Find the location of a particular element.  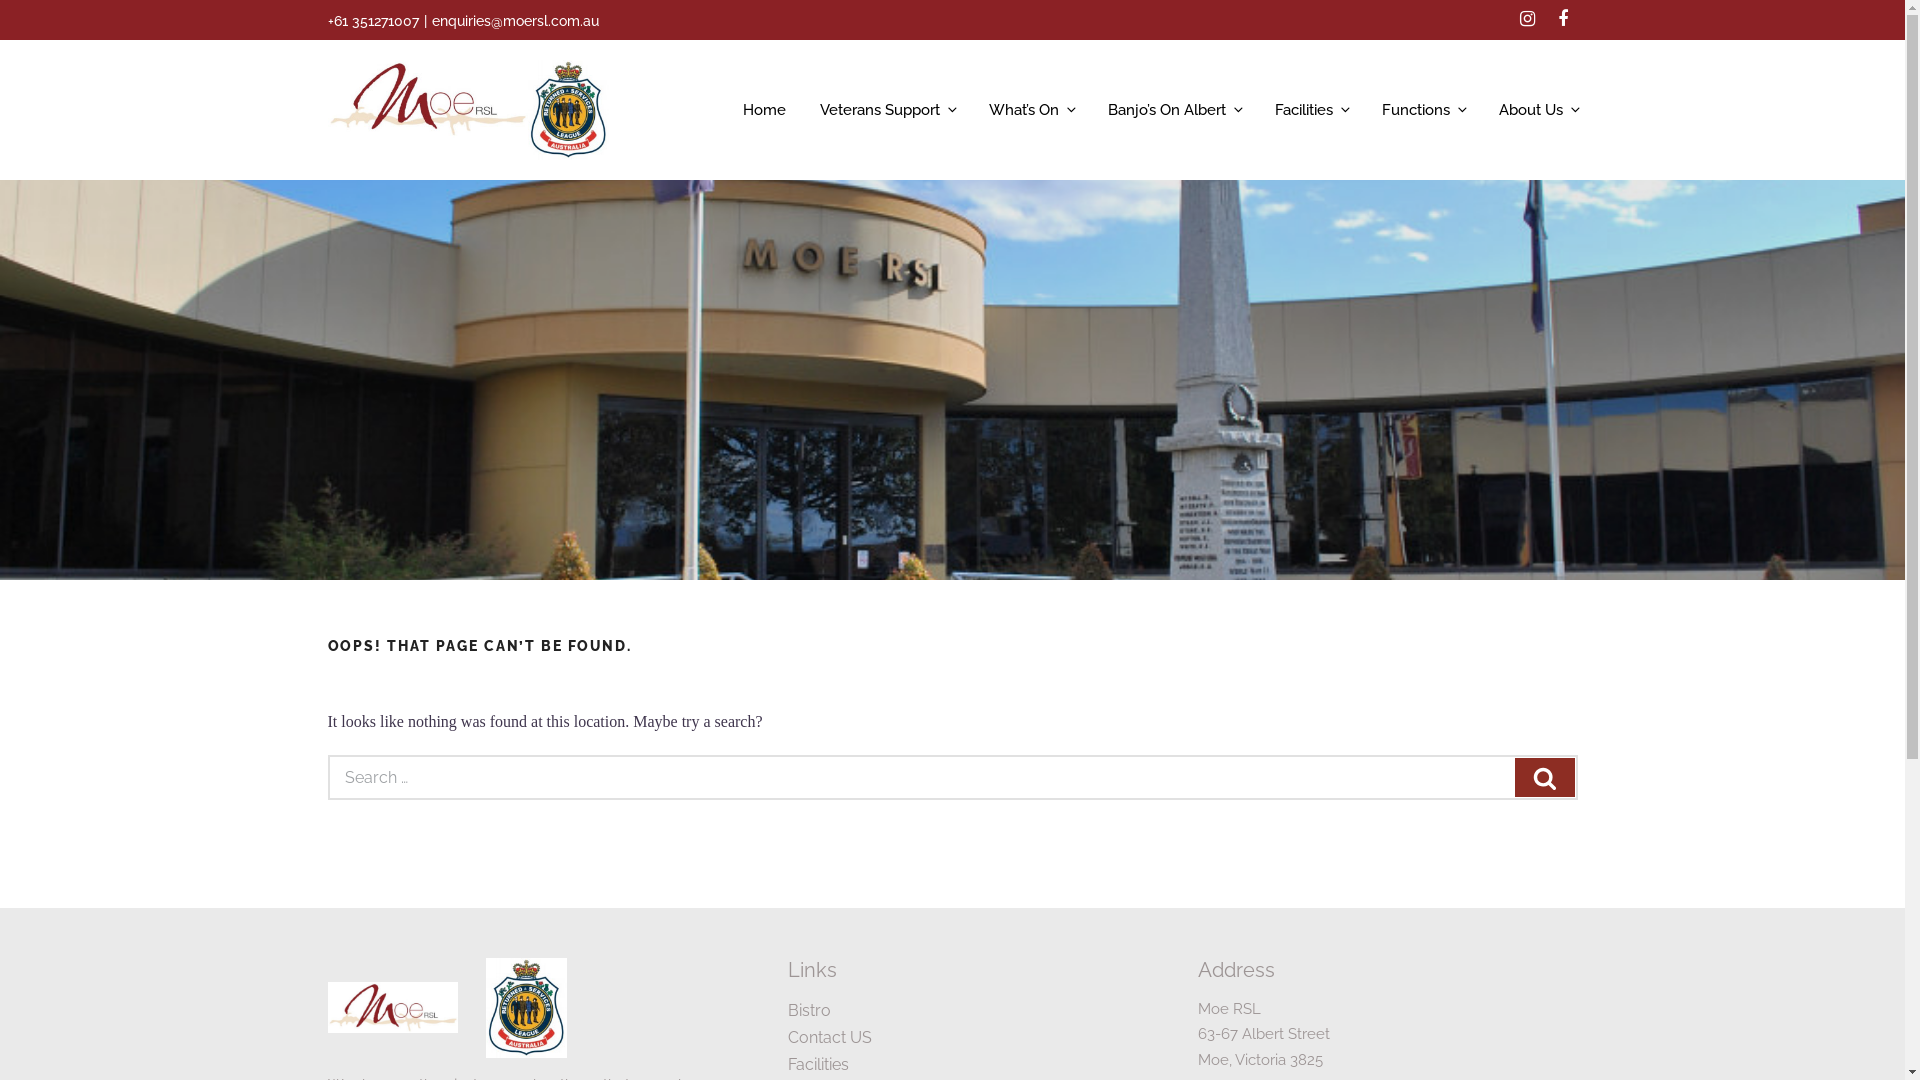

'Contact US' is located at coordinates (786, 1036).